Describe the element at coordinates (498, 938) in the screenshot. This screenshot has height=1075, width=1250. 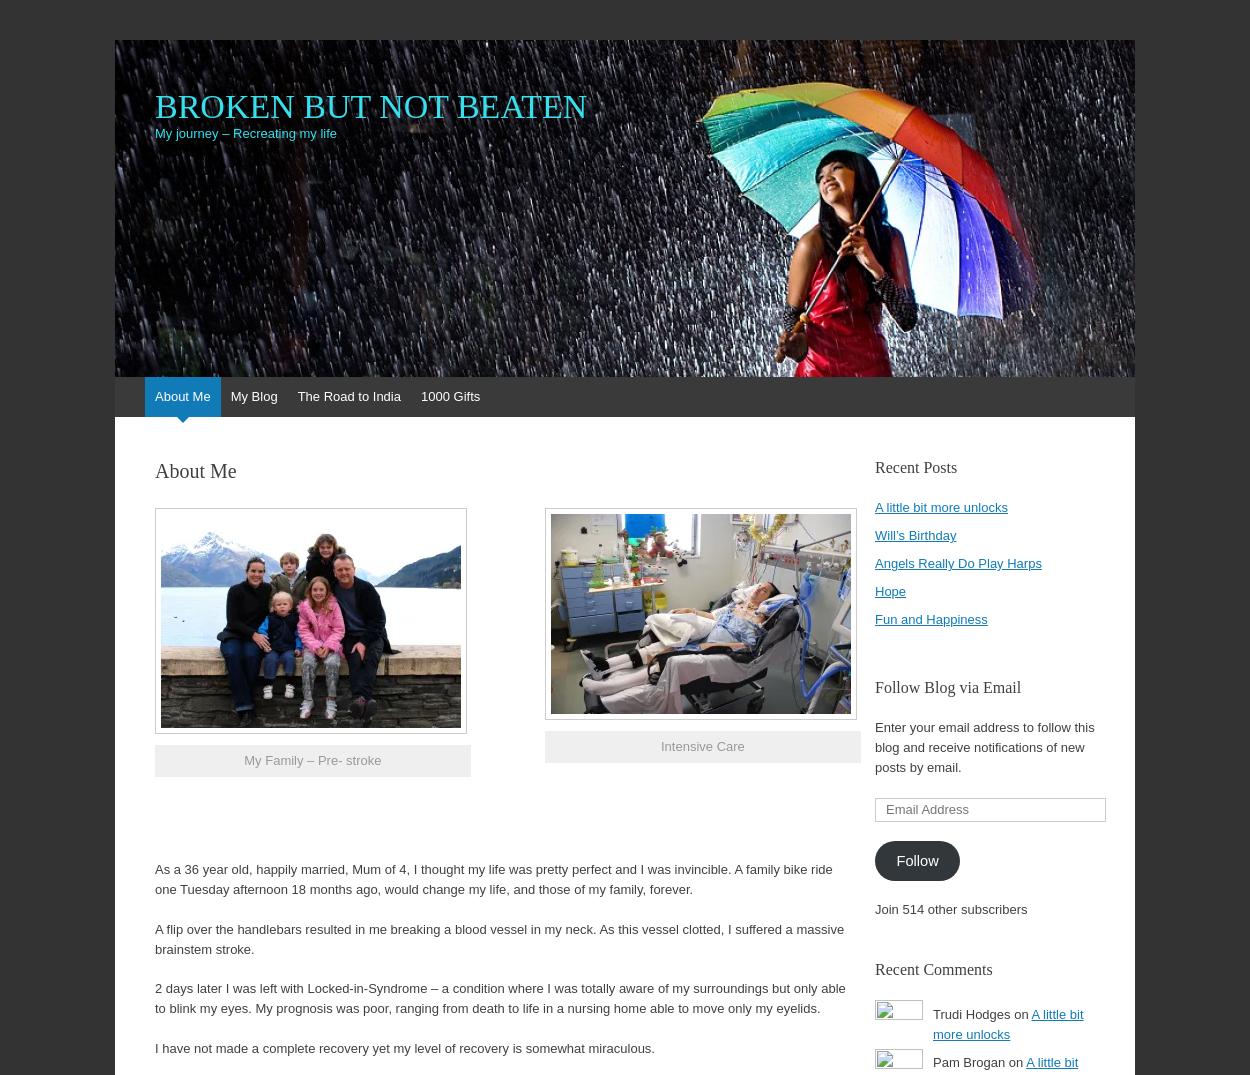
I see `'A flip over the handlebars resulted in me breaking a blood vessel in my neck. As this vessel clotted, I suffered a massive brainstem stroke.'` at that location.